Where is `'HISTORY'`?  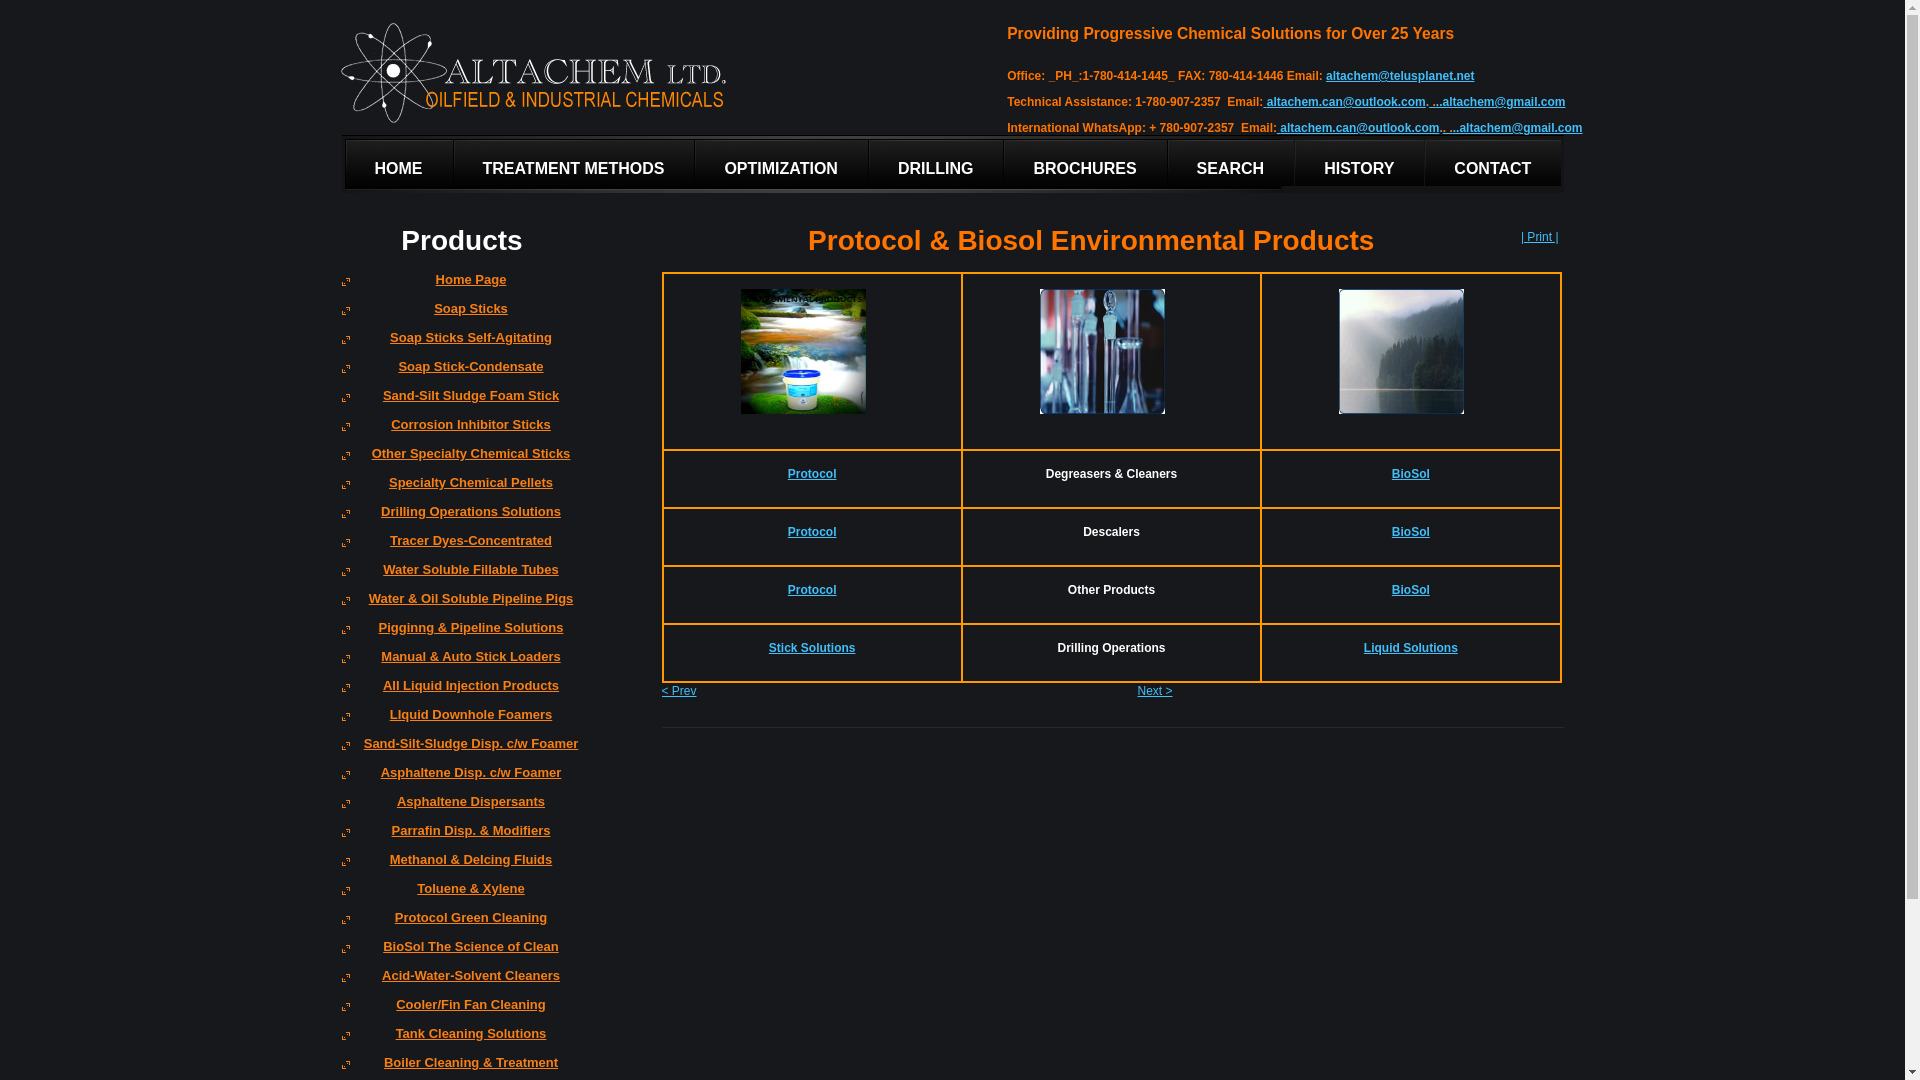
'HISTORY' is located at coordinates (1359, 163).